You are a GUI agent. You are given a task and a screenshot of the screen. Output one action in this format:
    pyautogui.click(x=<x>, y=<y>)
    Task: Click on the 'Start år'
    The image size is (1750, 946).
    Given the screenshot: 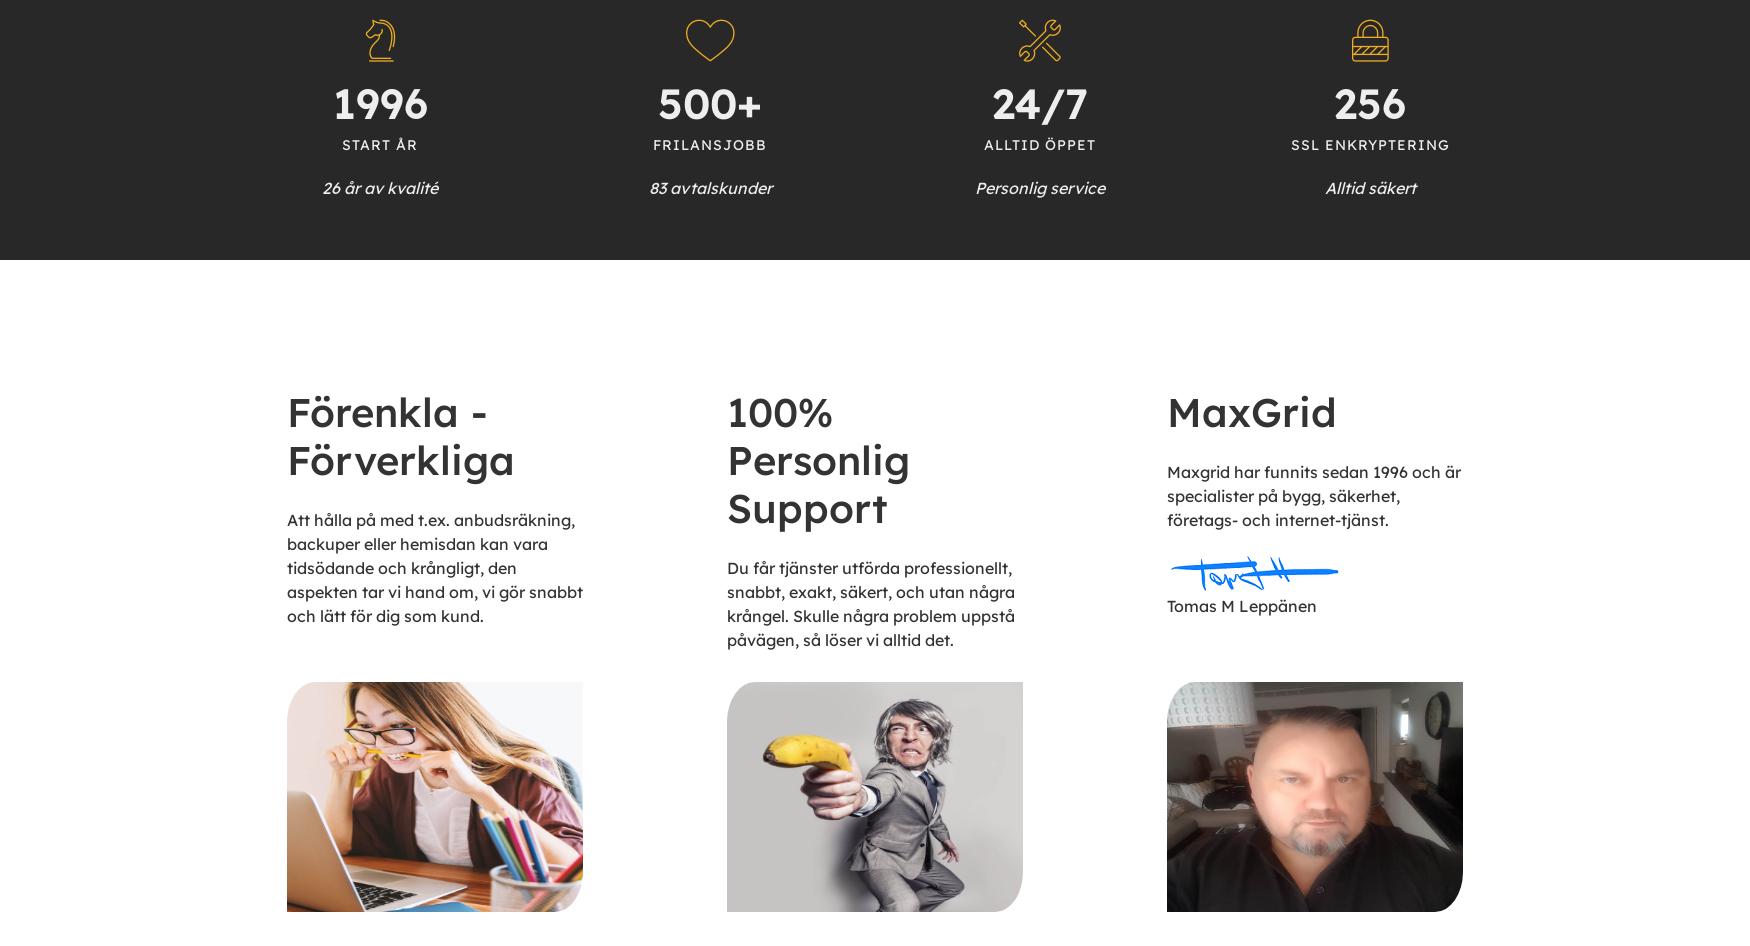 What is the action you would take?
    pyautogui.click(x=378, y=142)
    